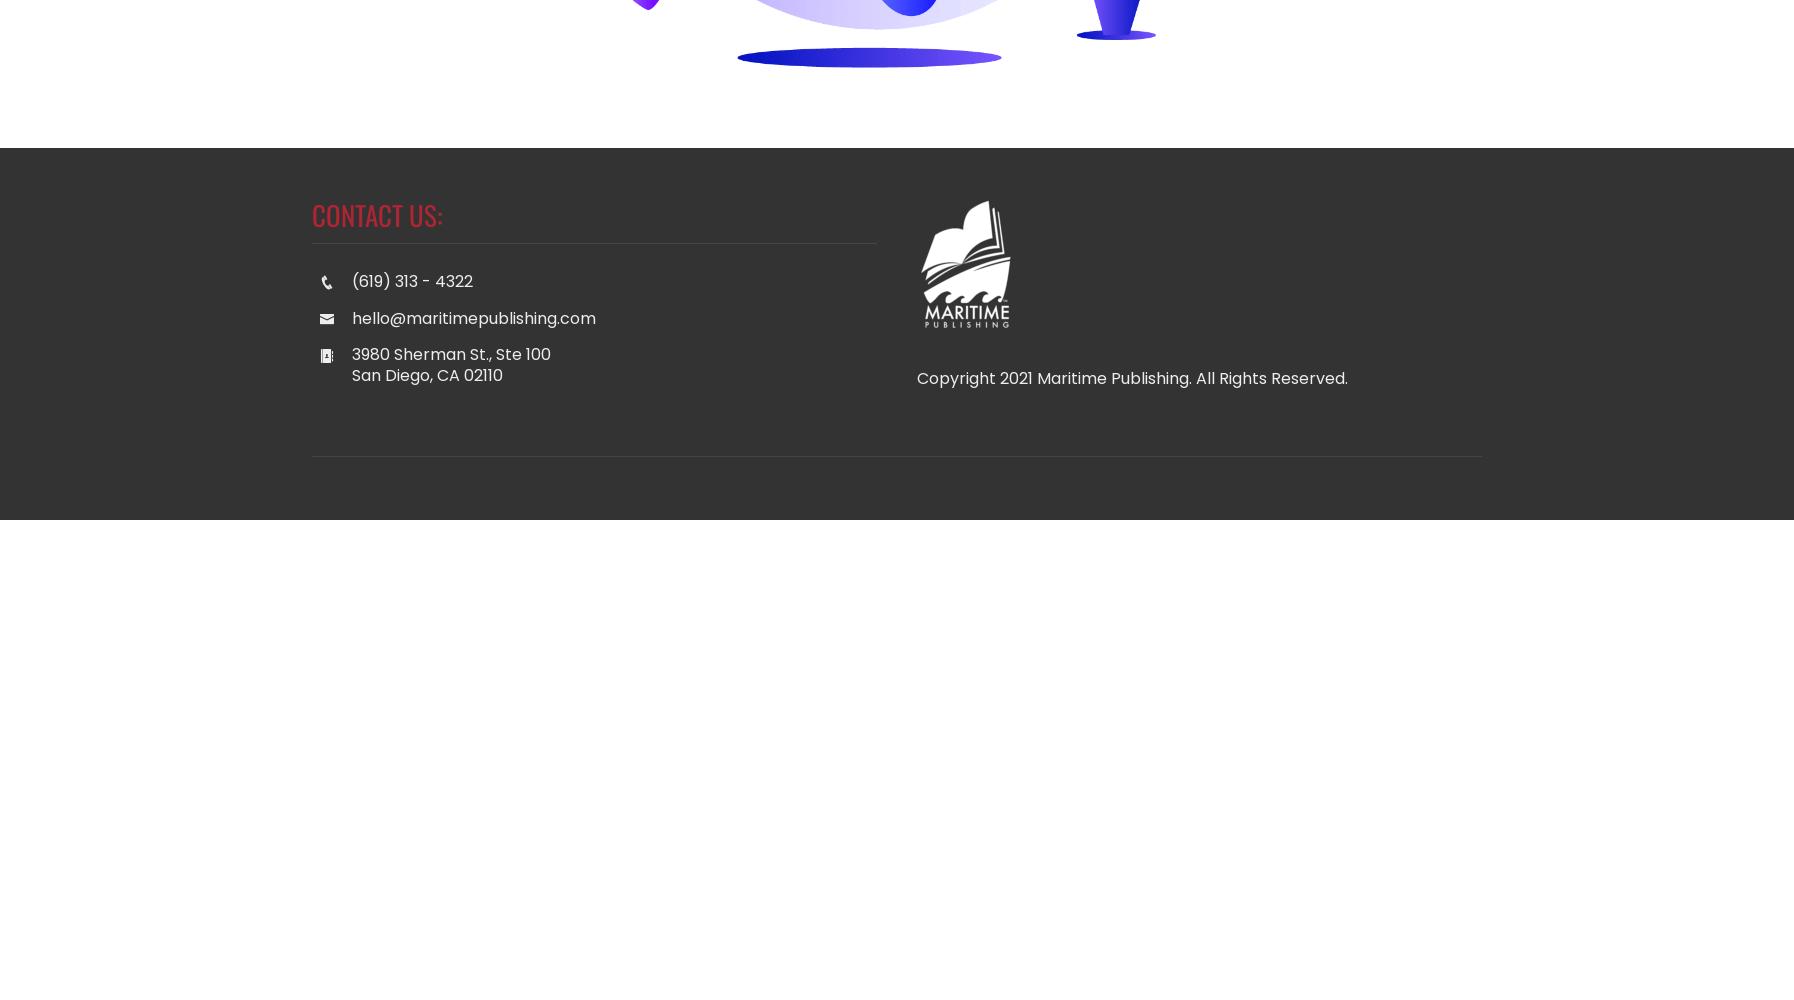  Describe the element at coordinates (1131, 377) in the screenshot. I see `'Copyright 2021 Maritime Publishing. All Rights Reserved.'` at that location.